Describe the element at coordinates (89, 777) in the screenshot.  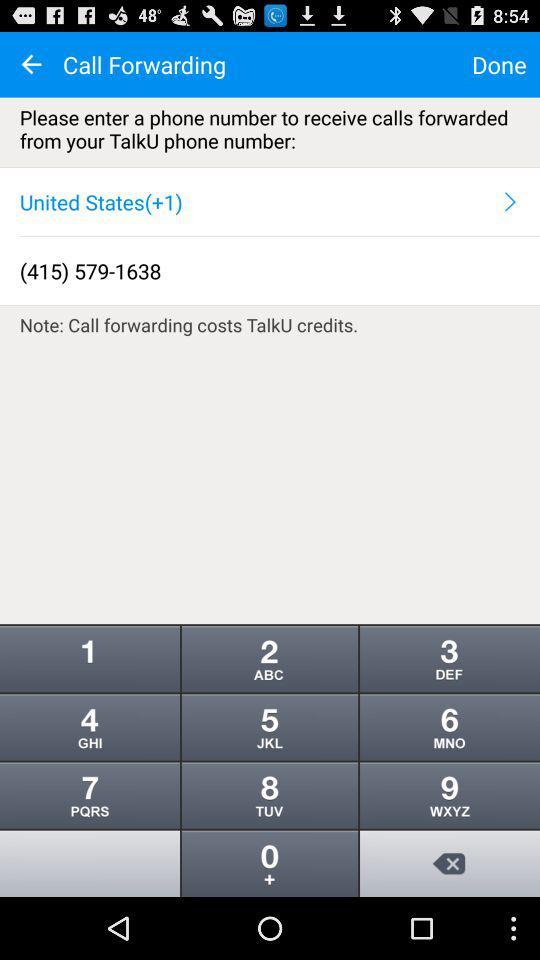
I see `the more icon` at that location.